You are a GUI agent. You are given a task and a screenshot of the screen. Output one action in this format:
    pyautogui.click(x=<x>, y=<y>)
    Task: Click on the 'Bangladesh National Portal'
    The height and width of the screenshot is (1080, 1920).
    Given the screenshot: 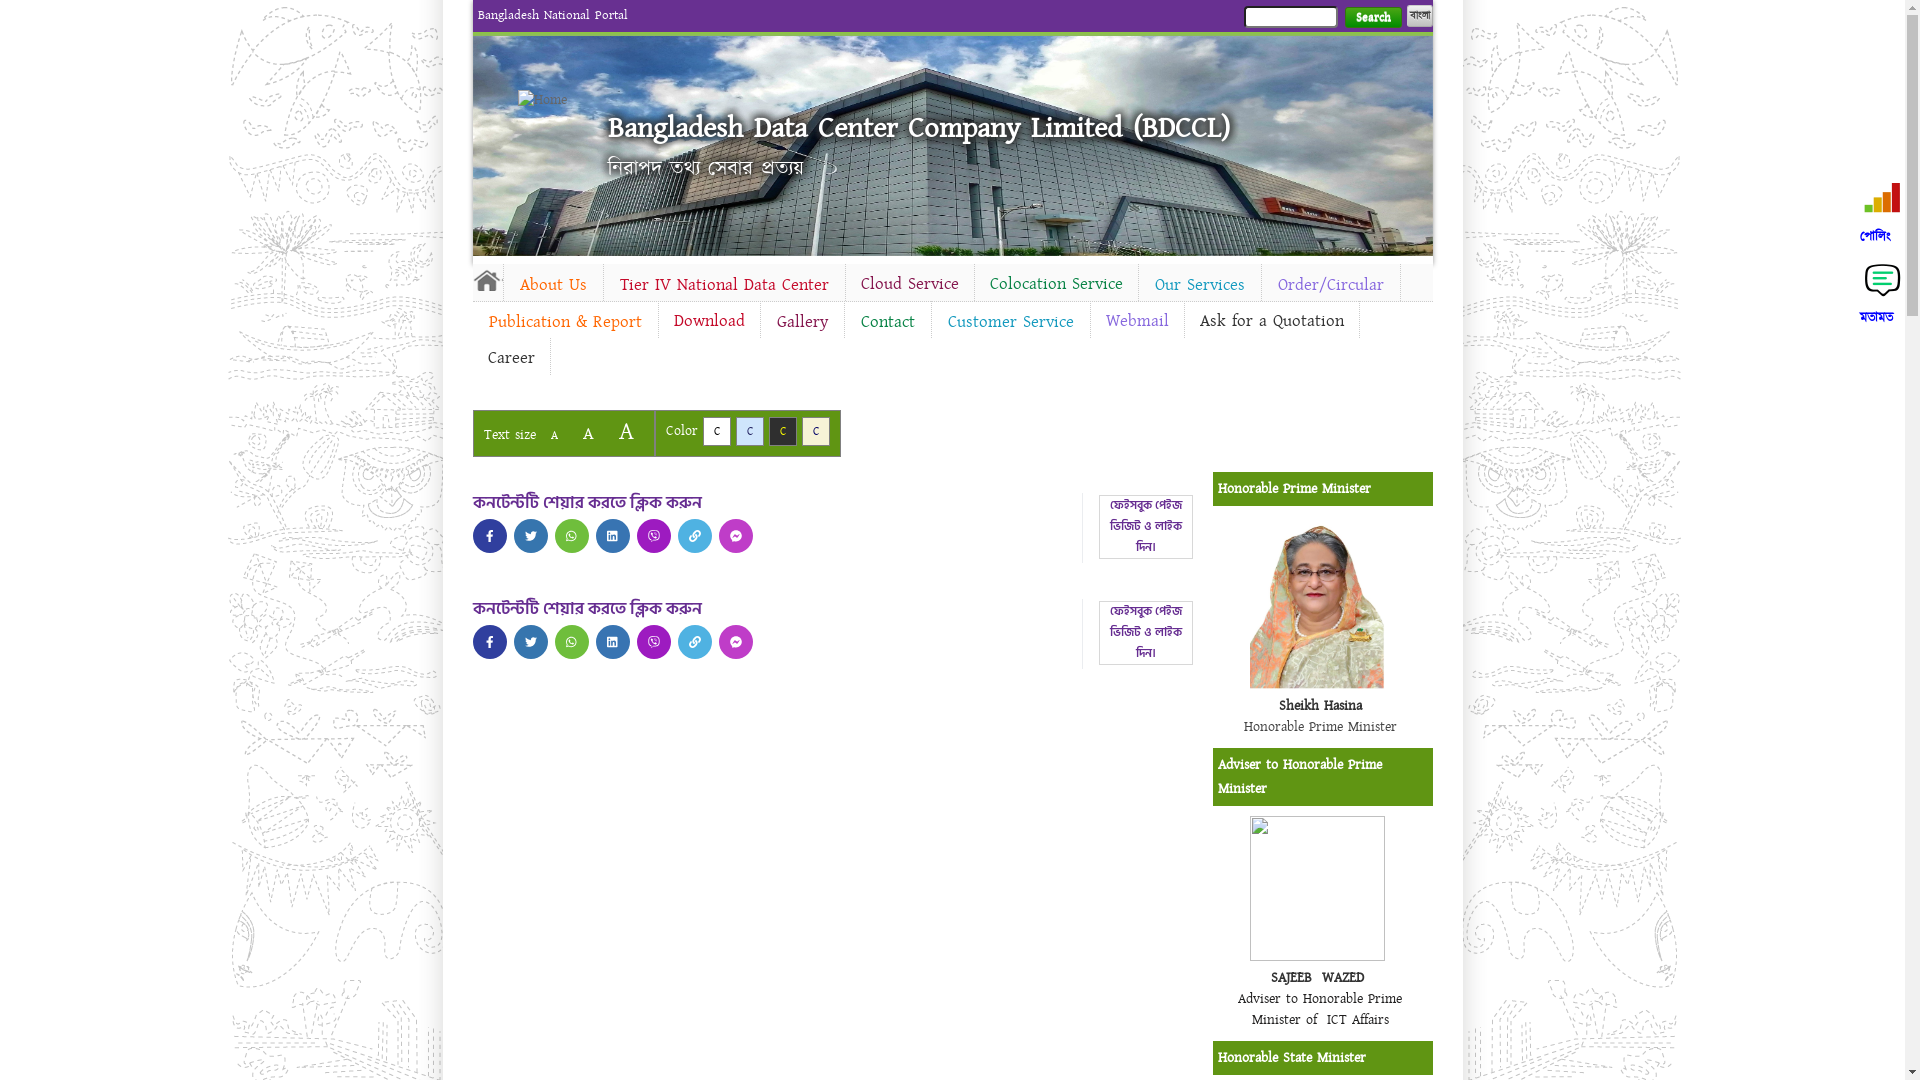 What is the action you would take?
    pyautogui.click(x=552, y=15)
    